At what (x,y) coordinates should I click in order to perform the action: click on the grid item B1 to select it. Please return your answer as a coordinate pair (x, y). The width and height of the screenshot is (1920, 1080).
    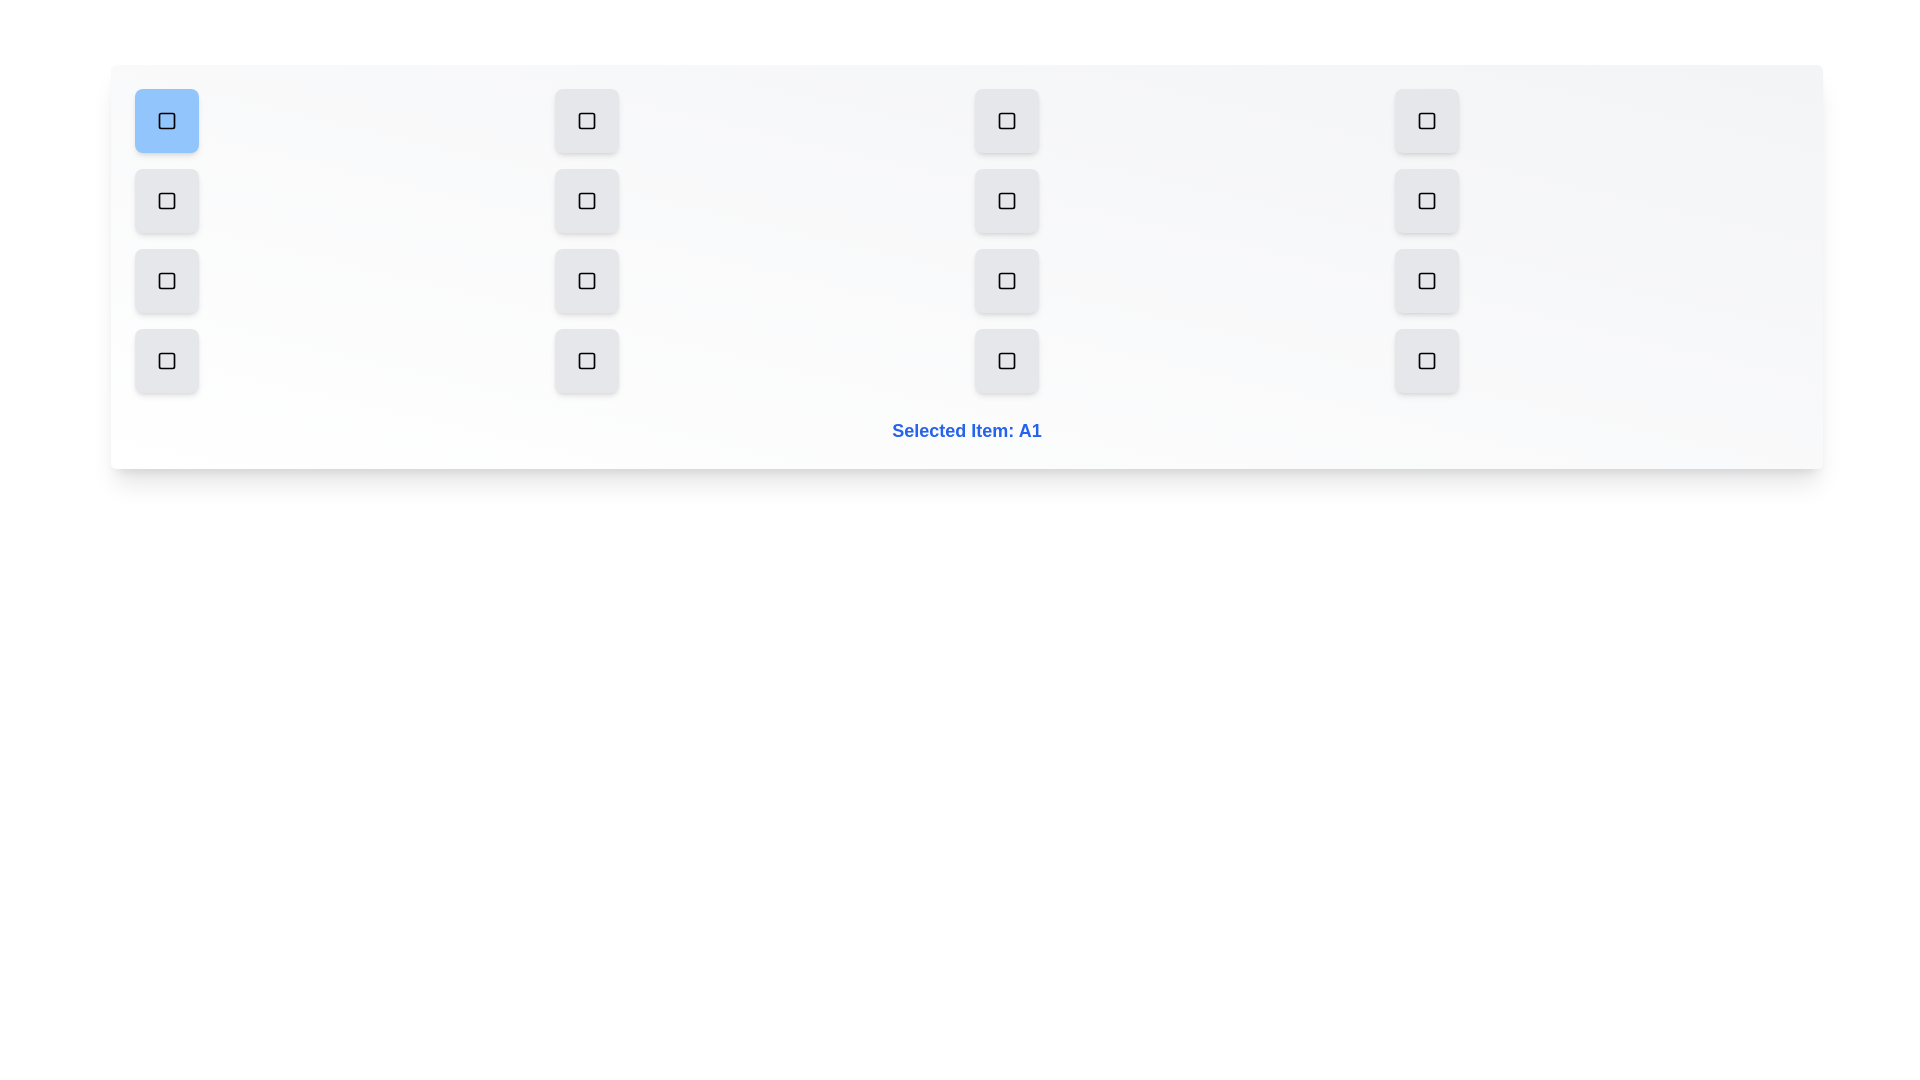
    Looking at the image, I should click on (167, 200).